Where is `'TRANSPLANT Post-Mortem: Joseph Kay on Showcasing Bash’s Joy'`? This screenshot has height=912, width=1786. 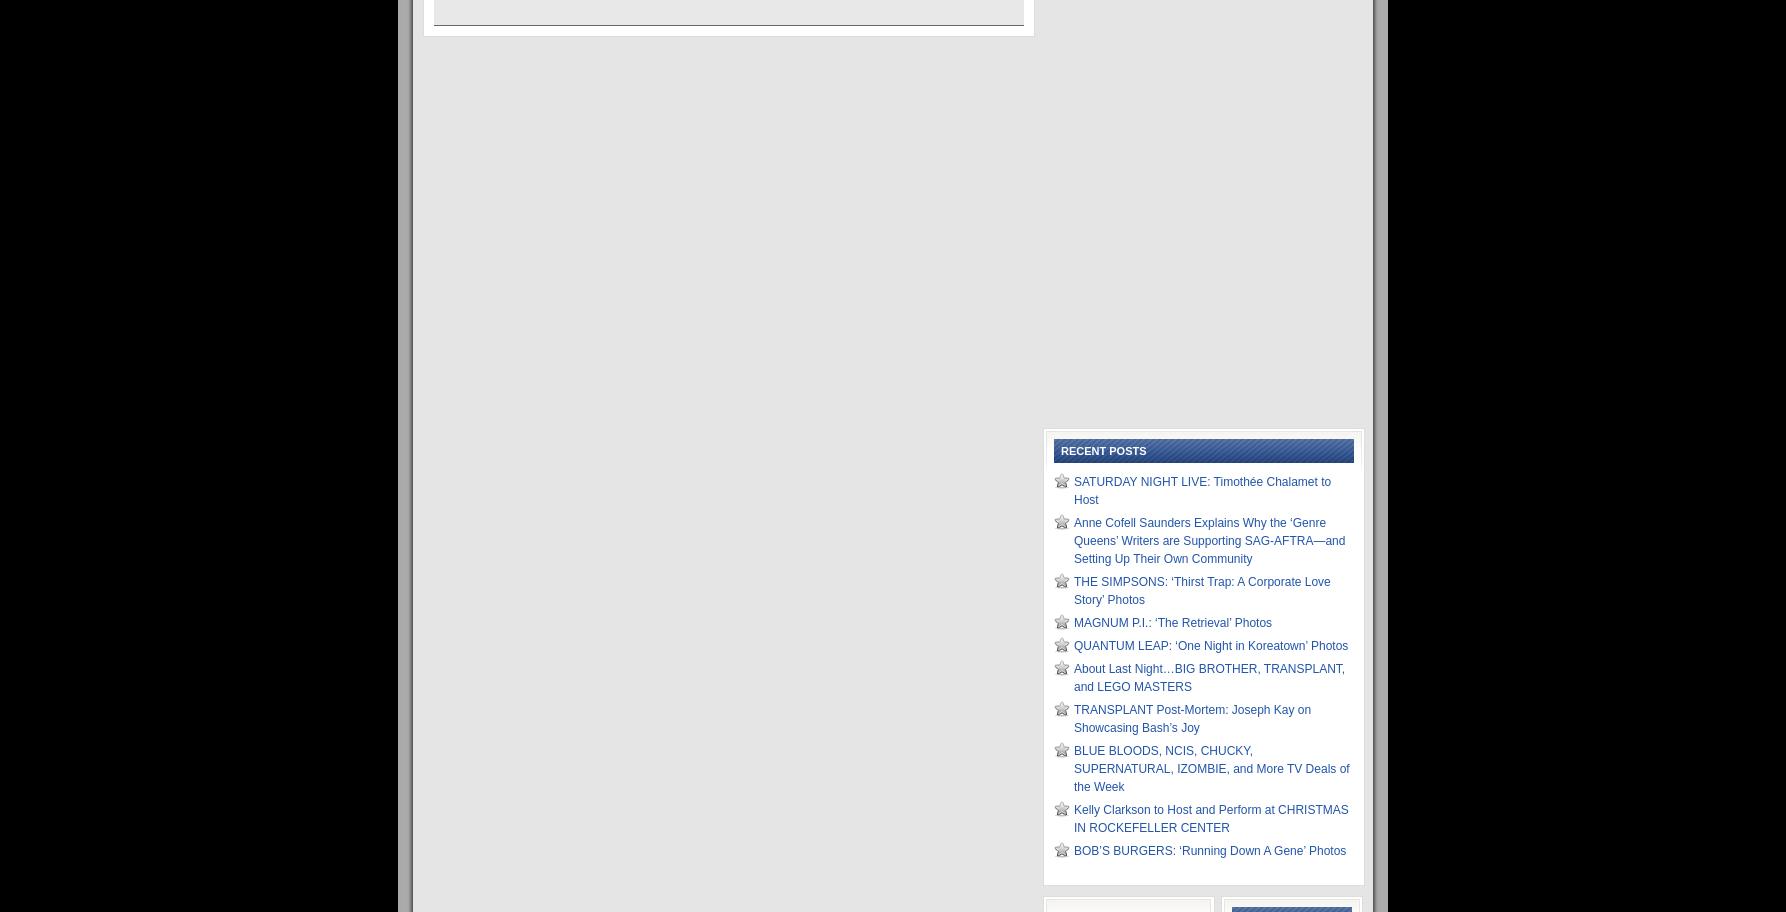 'TRANSPLANT Post-Mortem: Joseph Kay on Showcasing Bash’s Joy' is located at coordinates (1192, 719).